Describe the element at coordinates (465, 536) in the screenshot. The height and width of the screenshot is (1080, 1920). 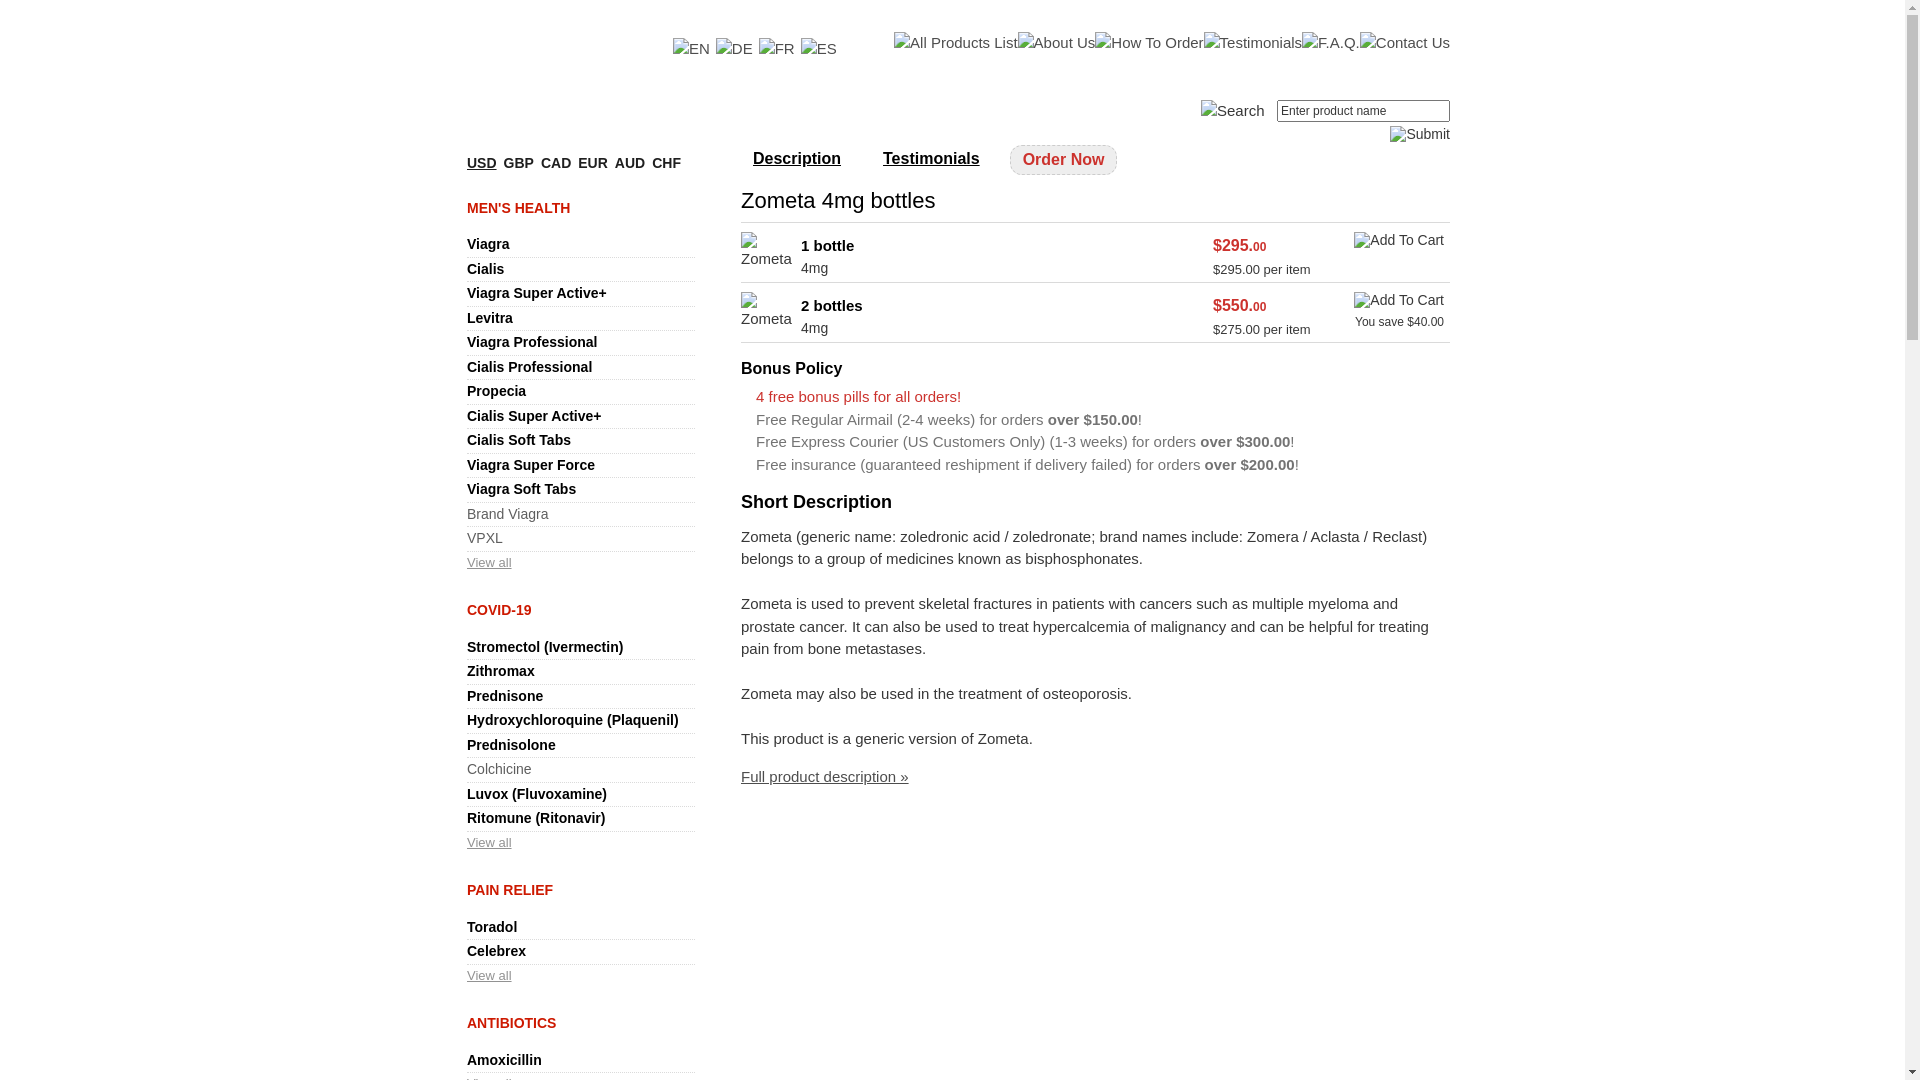
I see `'VPXL'` at that location.